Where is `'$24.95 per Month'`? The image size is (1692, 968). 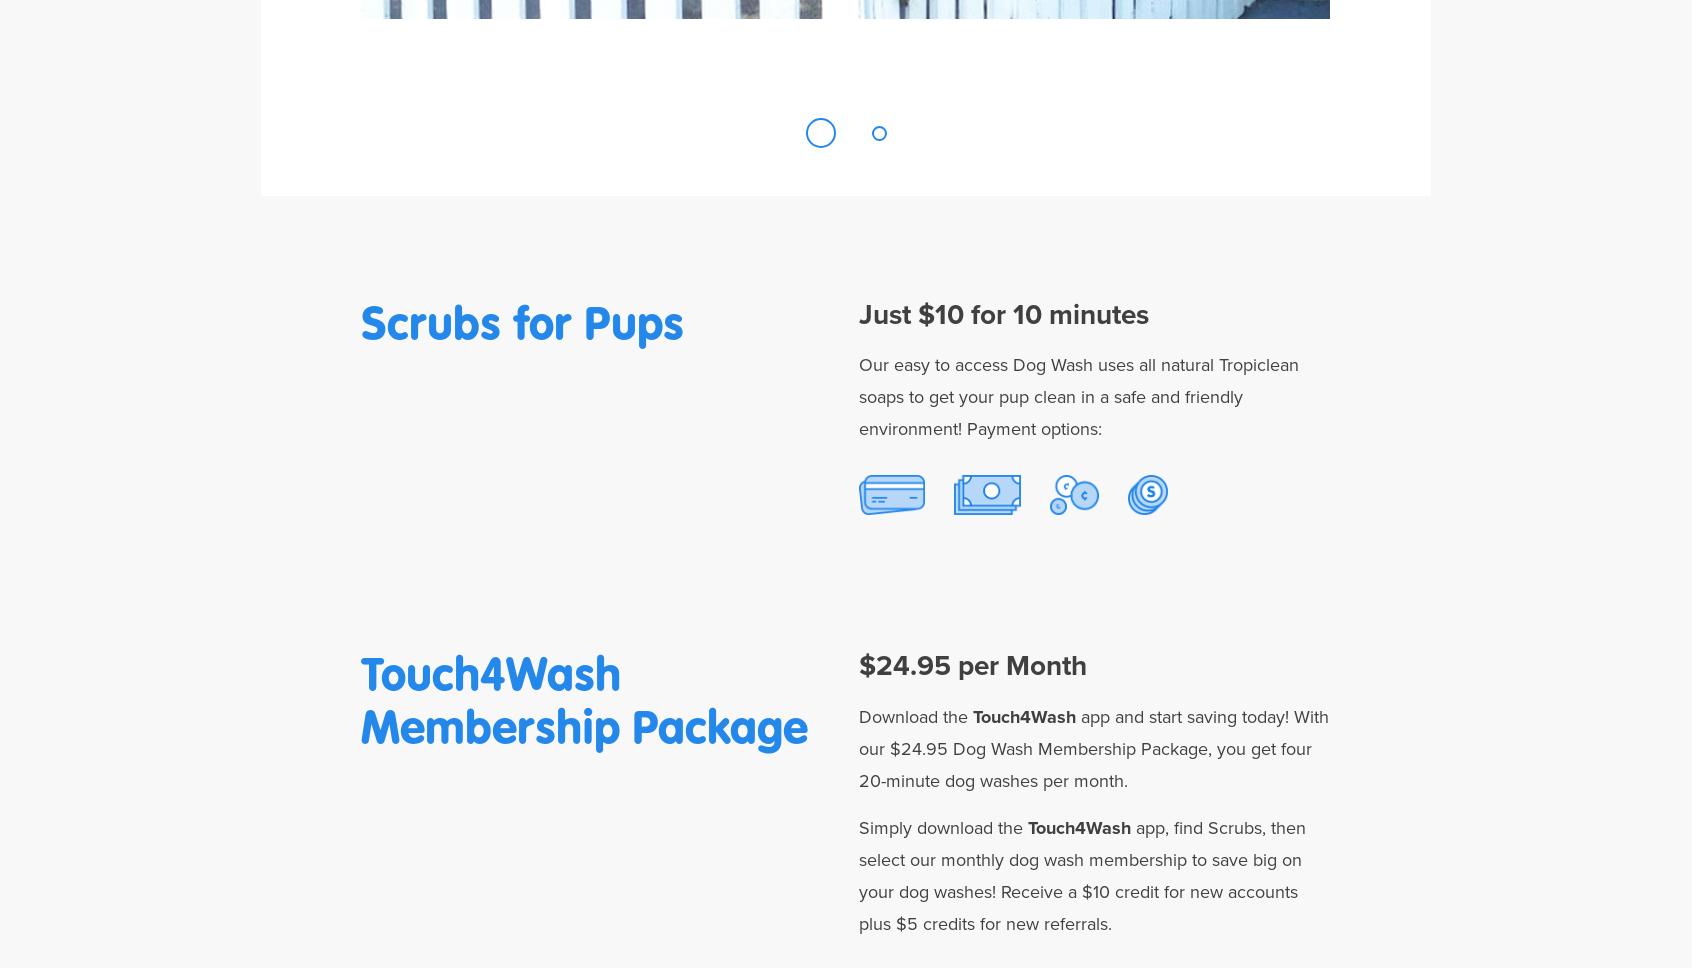
'$24.95 per Month' is located at coordinates (973, 665).